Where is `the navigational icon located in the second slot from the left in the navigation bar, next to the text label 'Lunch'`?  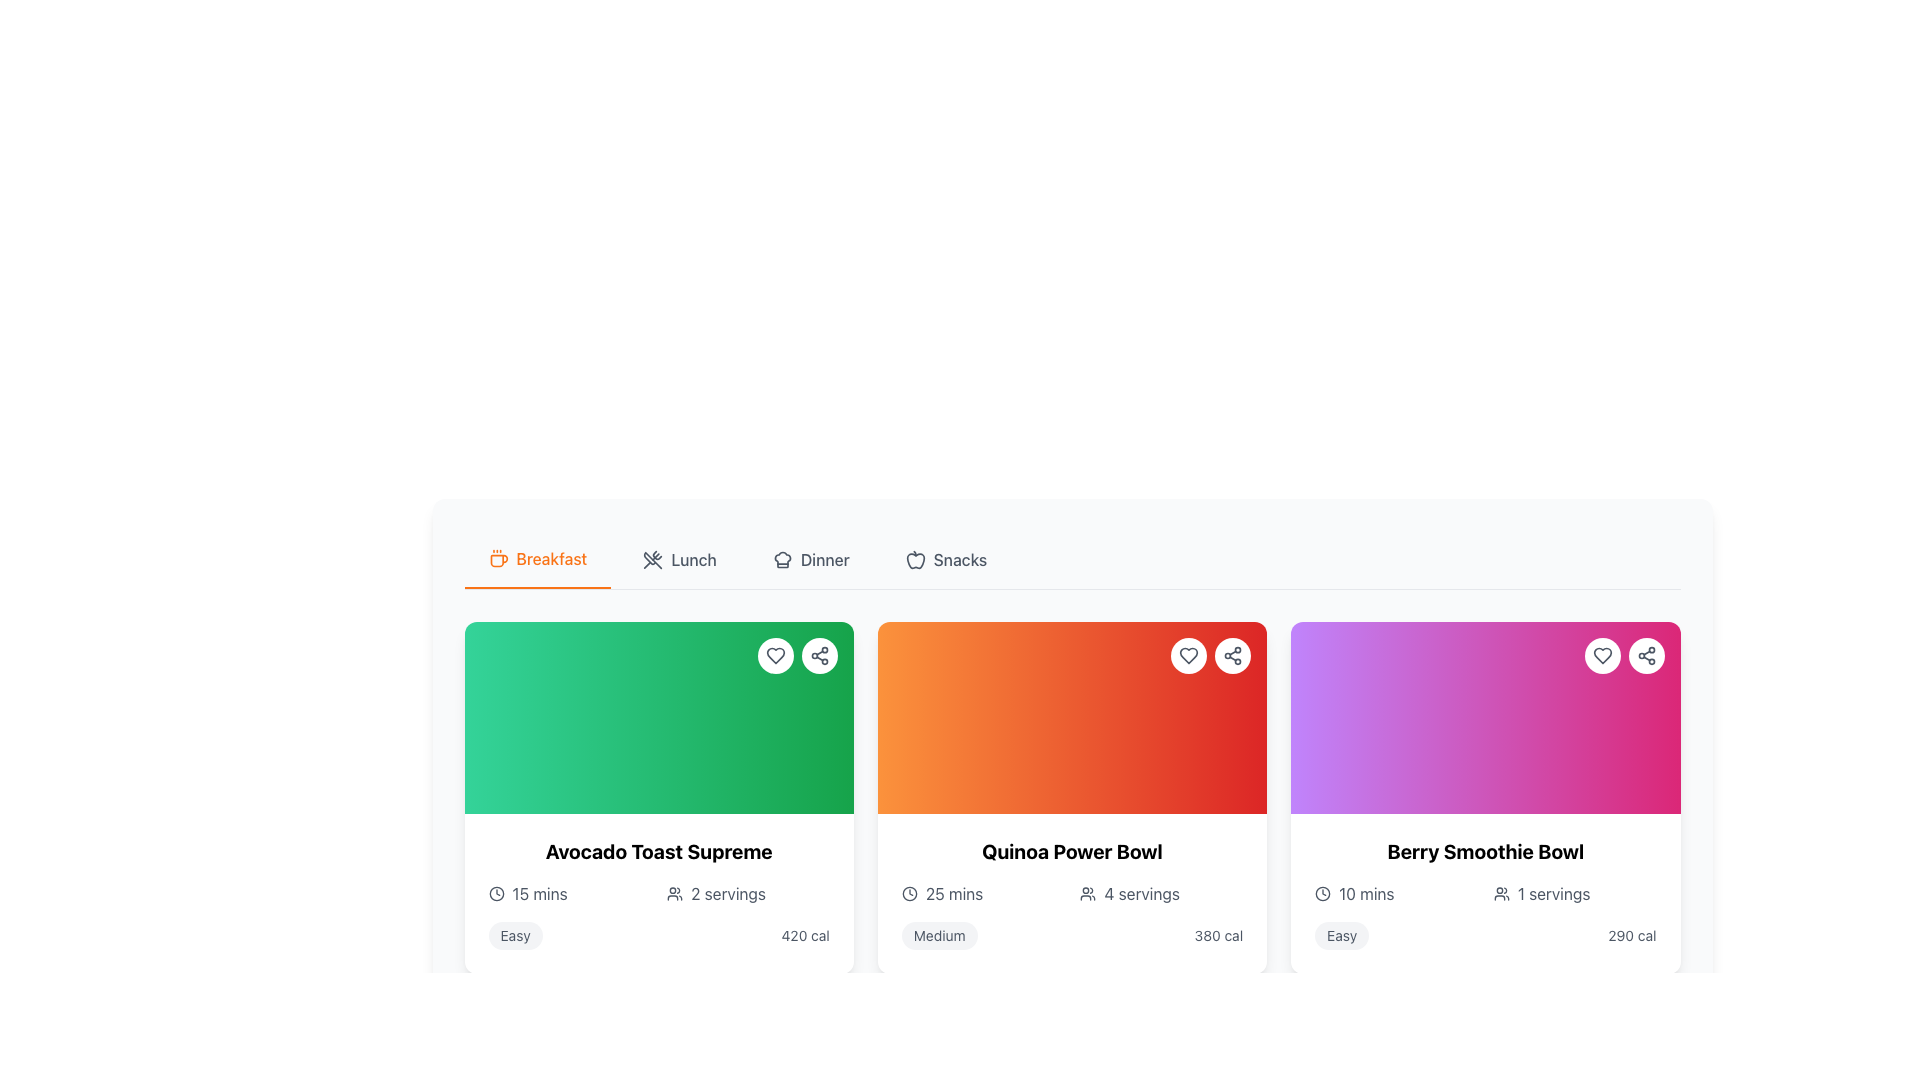 the navigational icon located in the second slot from the left in the navigation bar, next to the text label 'Lunch' is located at coordinates (653, 560).